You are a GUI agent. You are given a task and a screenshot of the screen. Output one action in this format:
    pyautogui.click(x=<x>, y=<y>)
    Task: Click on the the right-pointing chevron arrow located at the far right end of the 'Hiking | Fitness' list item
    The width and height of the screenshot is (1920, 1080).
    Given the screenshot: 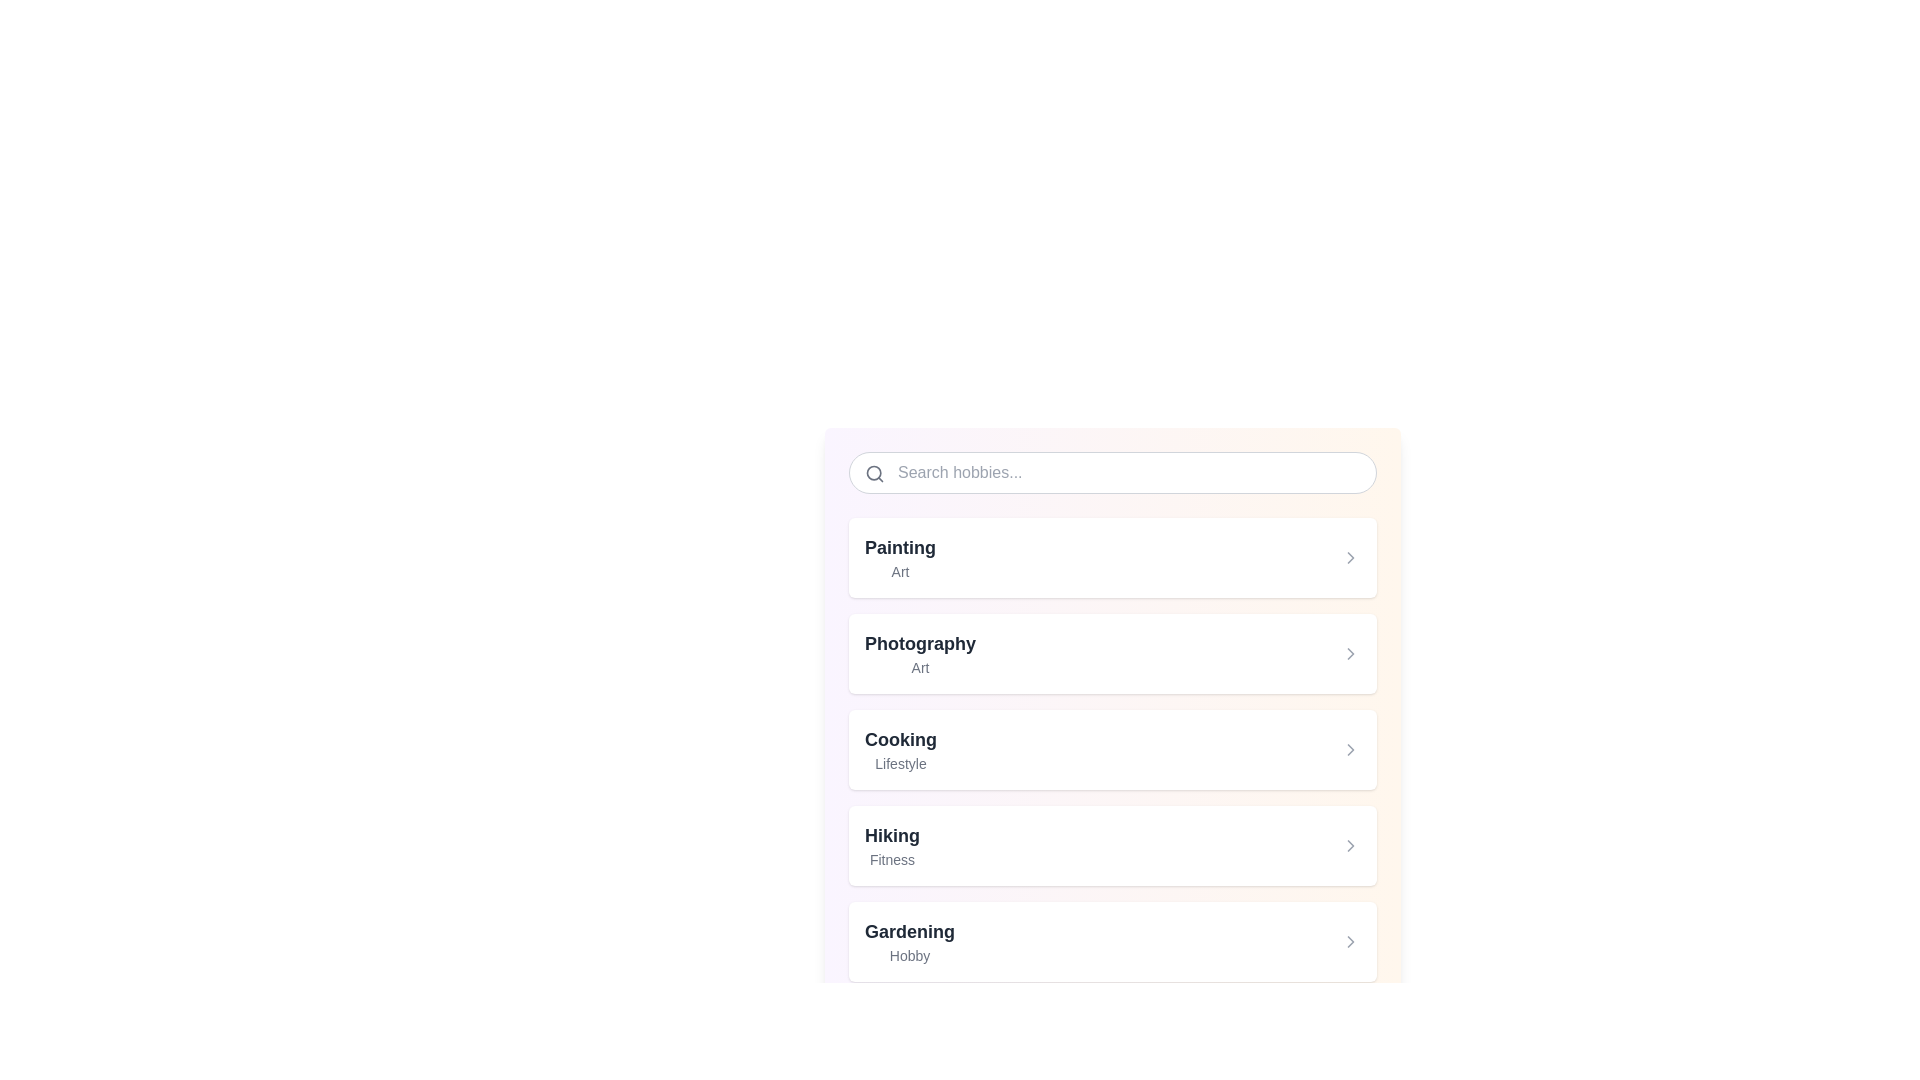 What is the action you would take?
    pyautogui.click(x=1350, y=845)
    